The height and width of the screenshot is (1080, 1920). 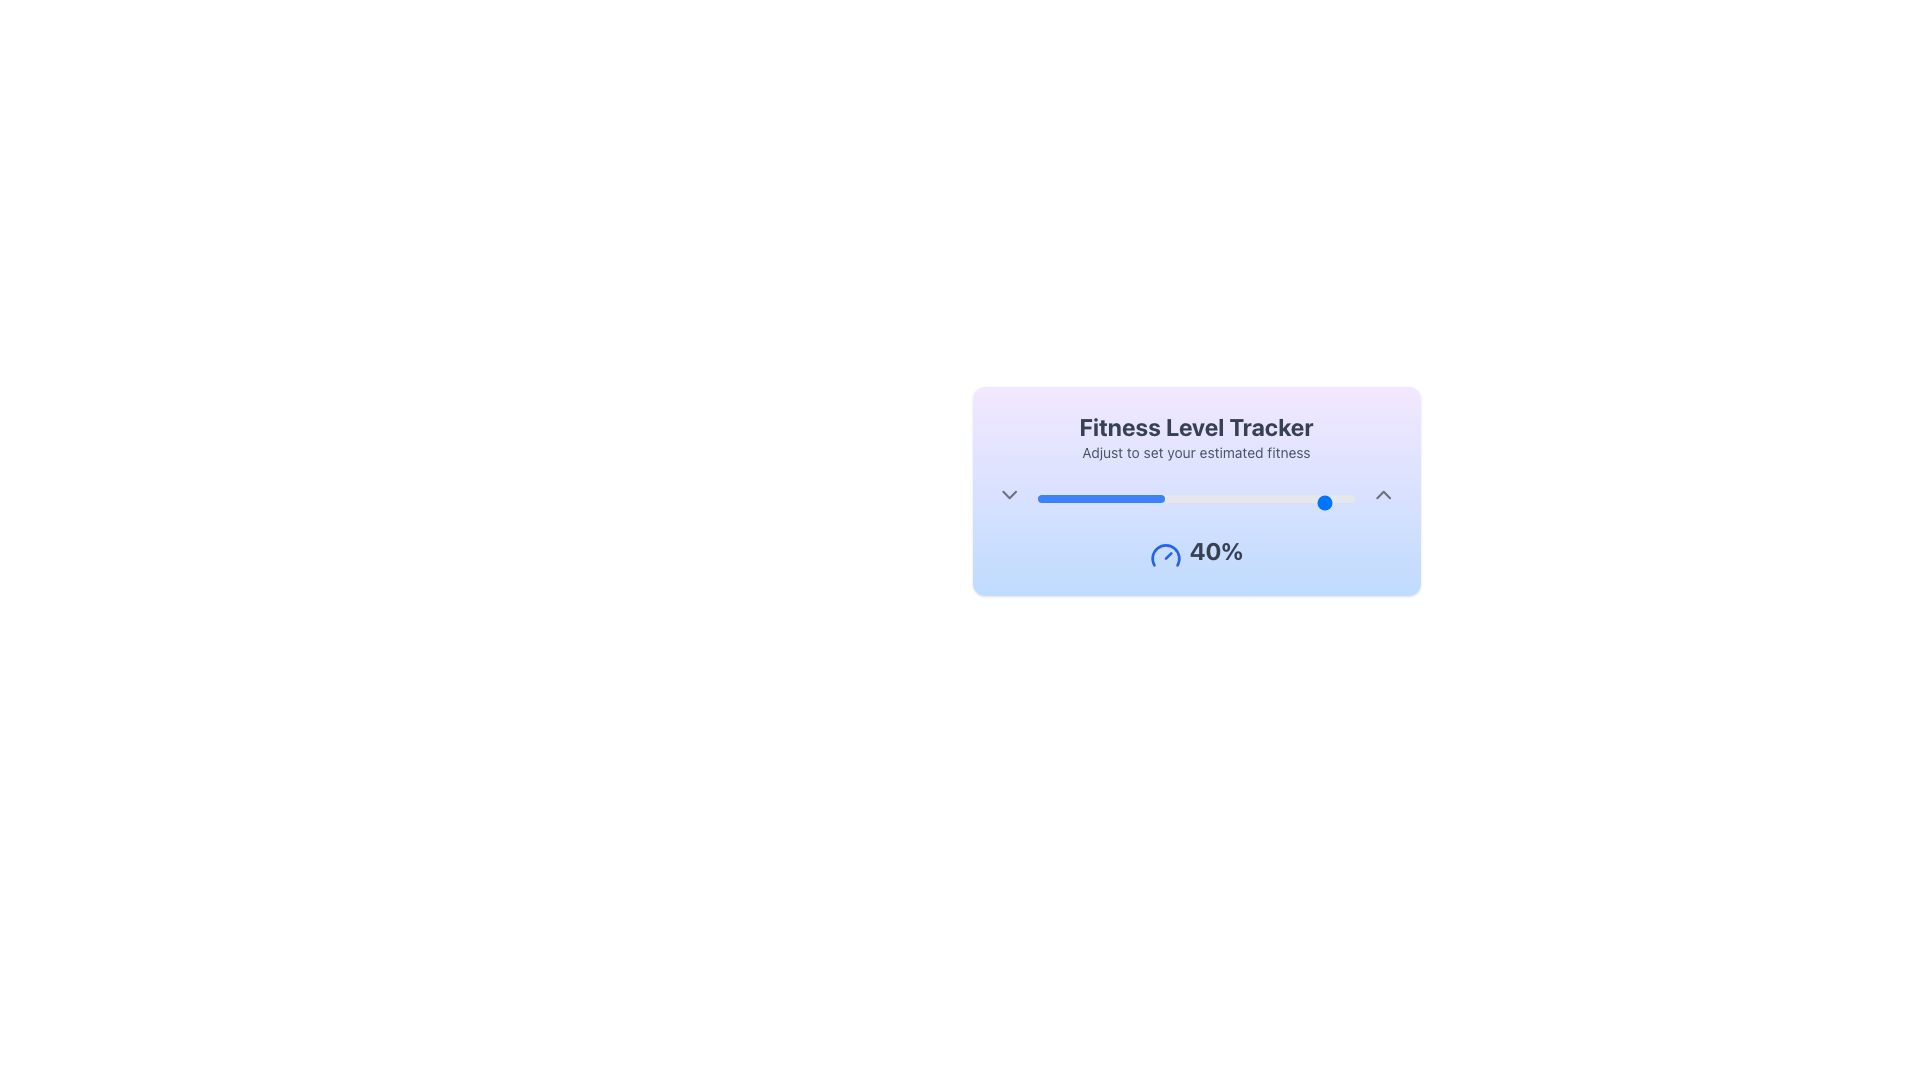 I want to click on the Progress bar that visually indicates a 40% completion level, located below the 'Fitness Level Tracker' text, so click(x=1100, y=497).